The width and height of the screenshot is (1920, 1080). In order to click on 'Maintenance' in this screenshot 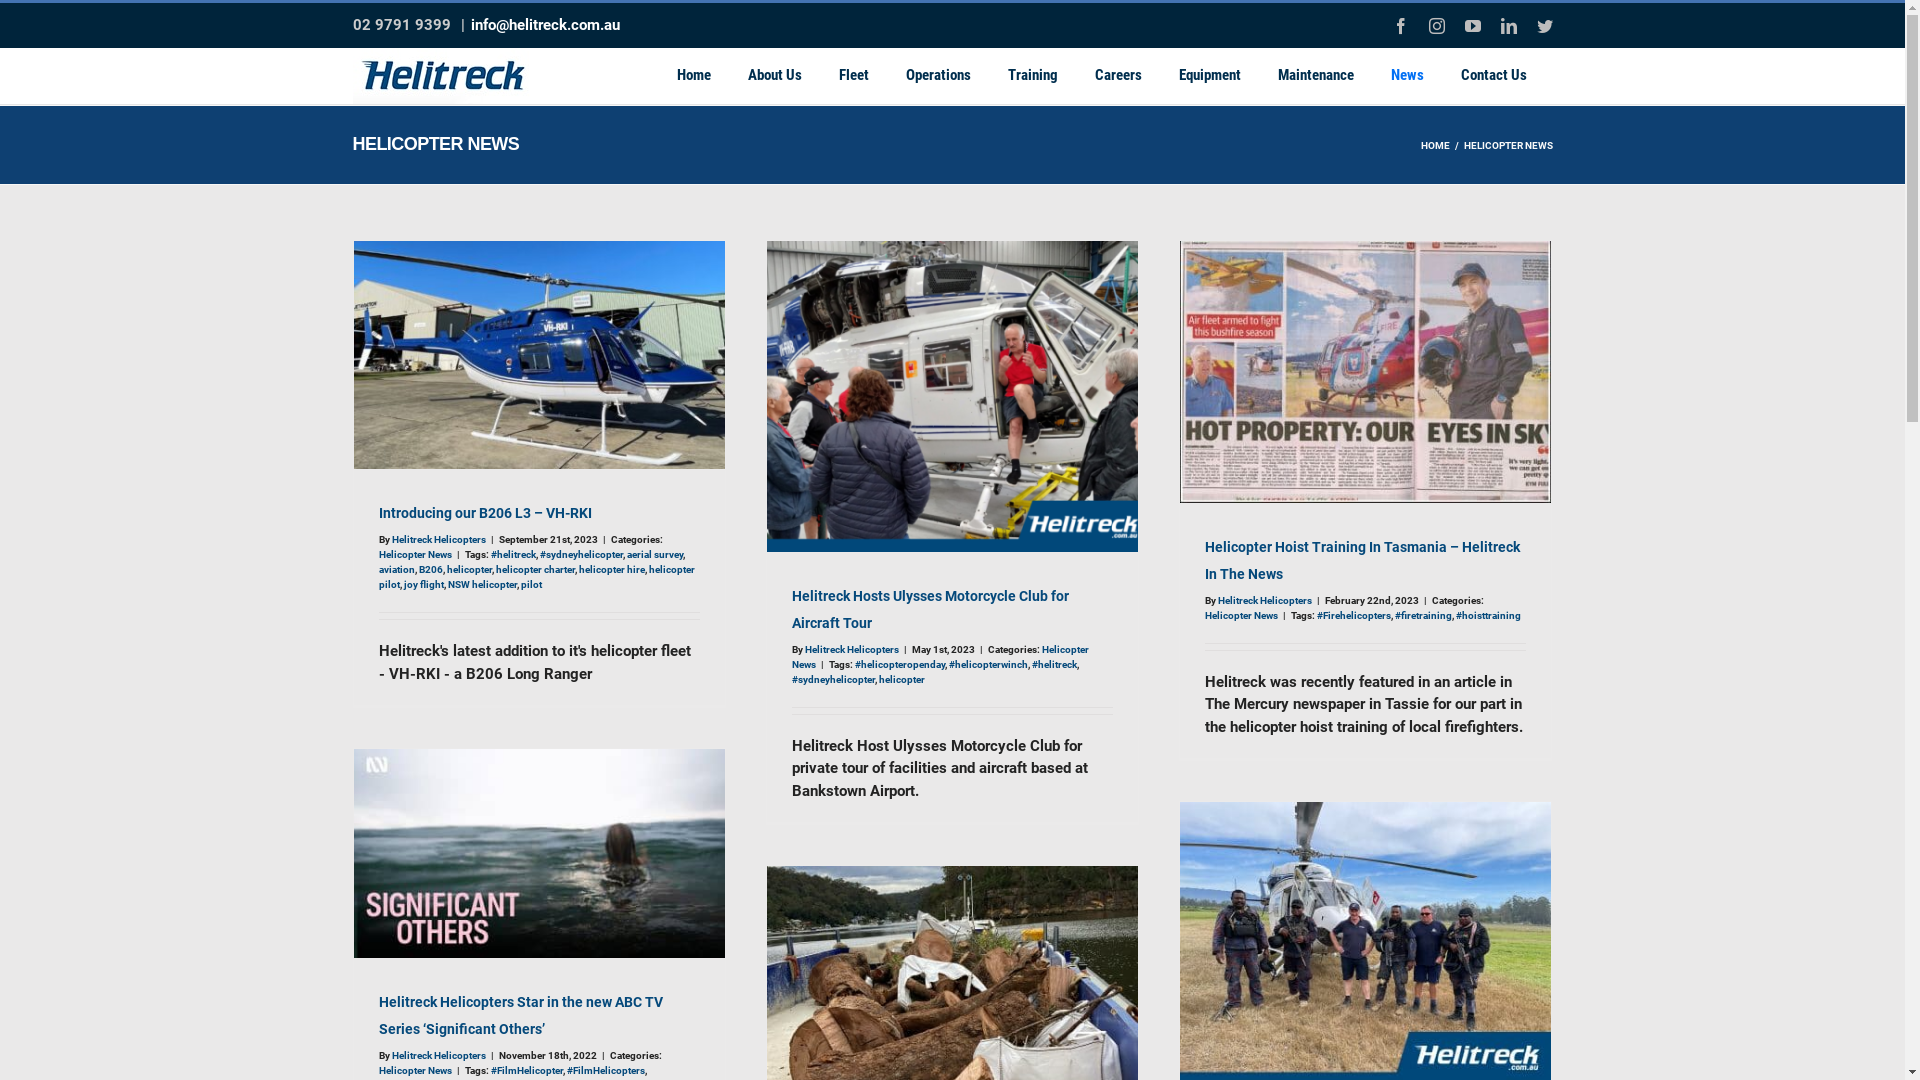, I will do `click(1265, 74)`.